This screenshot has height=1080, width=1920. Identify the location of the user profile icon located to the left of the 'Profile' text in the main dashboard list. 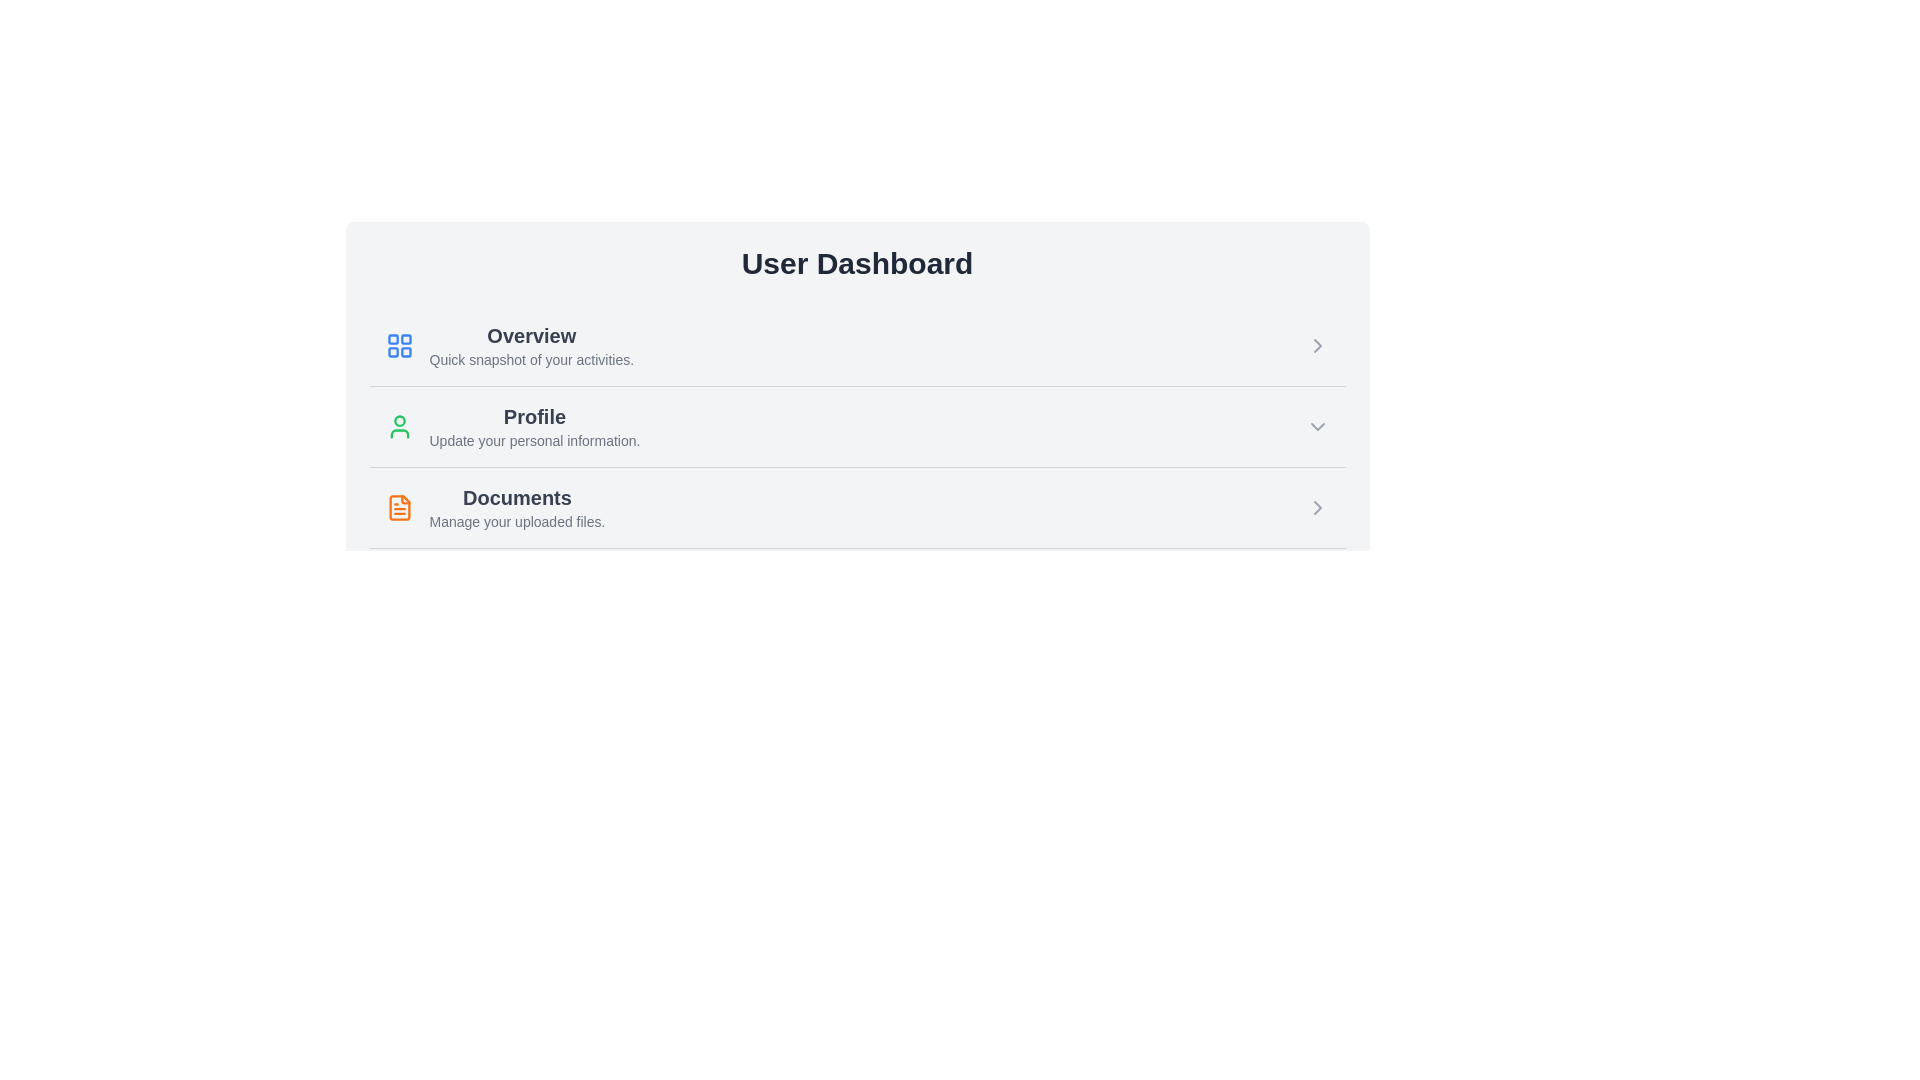
(399, 426).